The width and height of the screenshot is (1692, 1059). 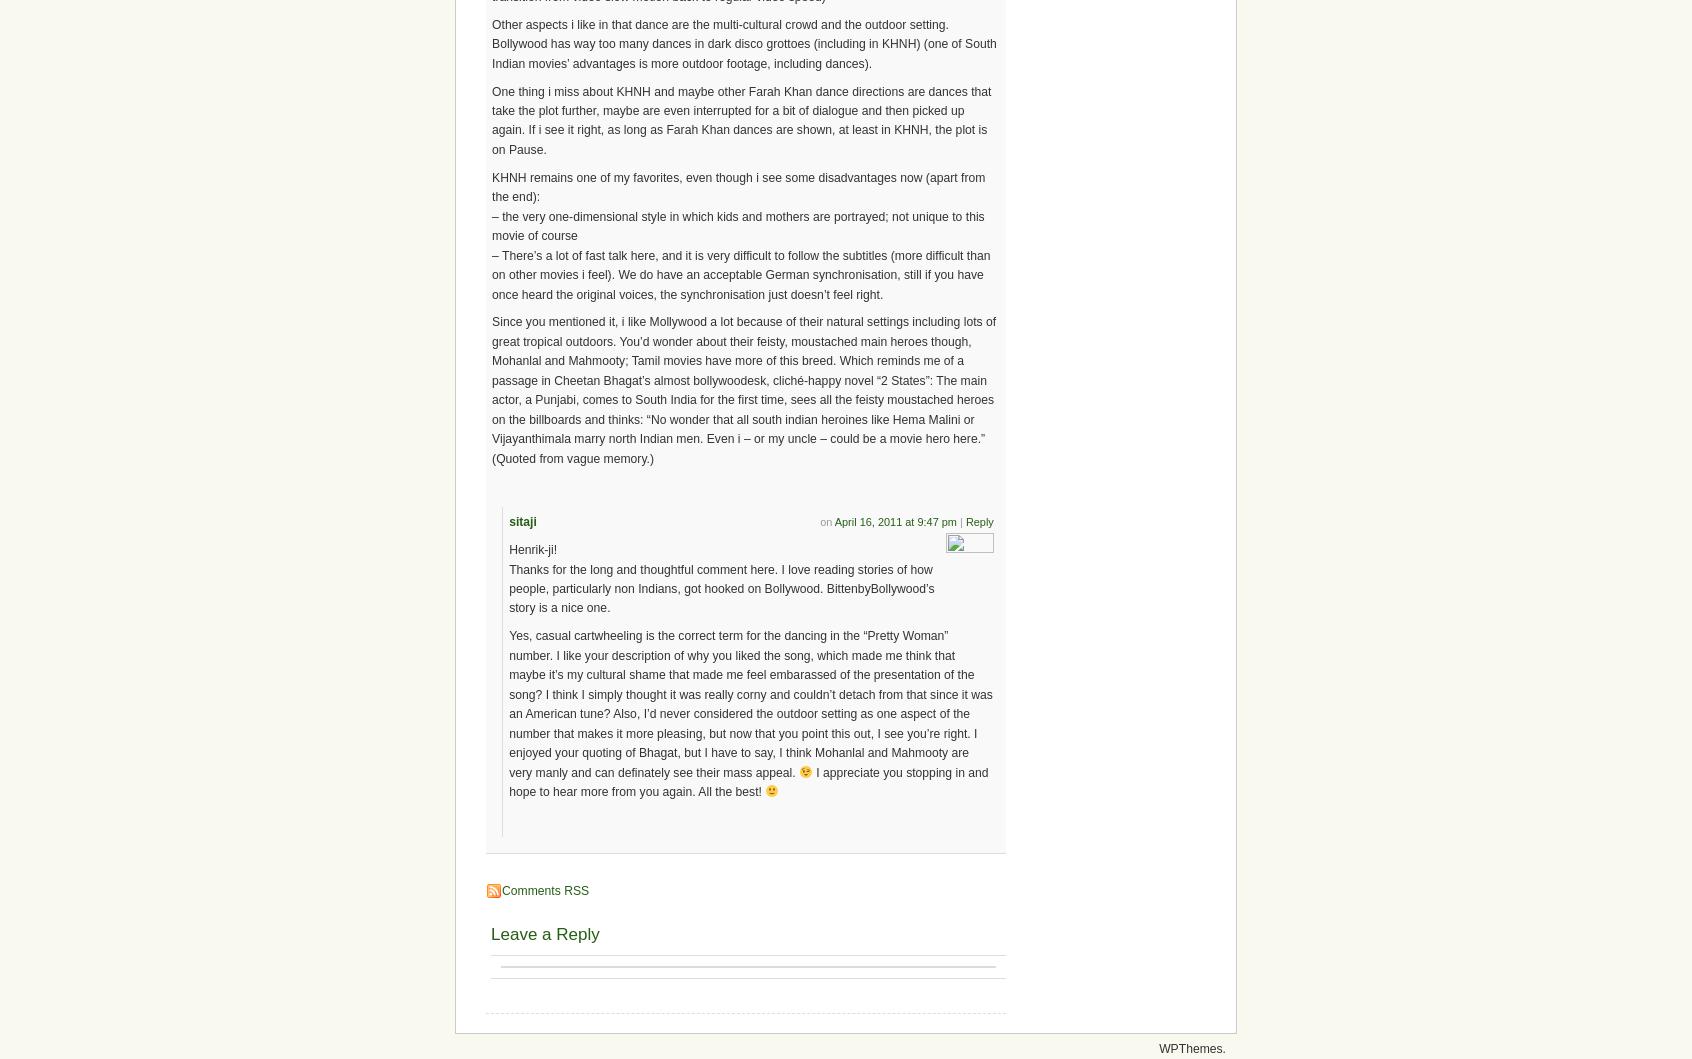 What do you see at coordinates (827, 521) in the screenshot?
I see `'on'` at bounding box center [827, 521].